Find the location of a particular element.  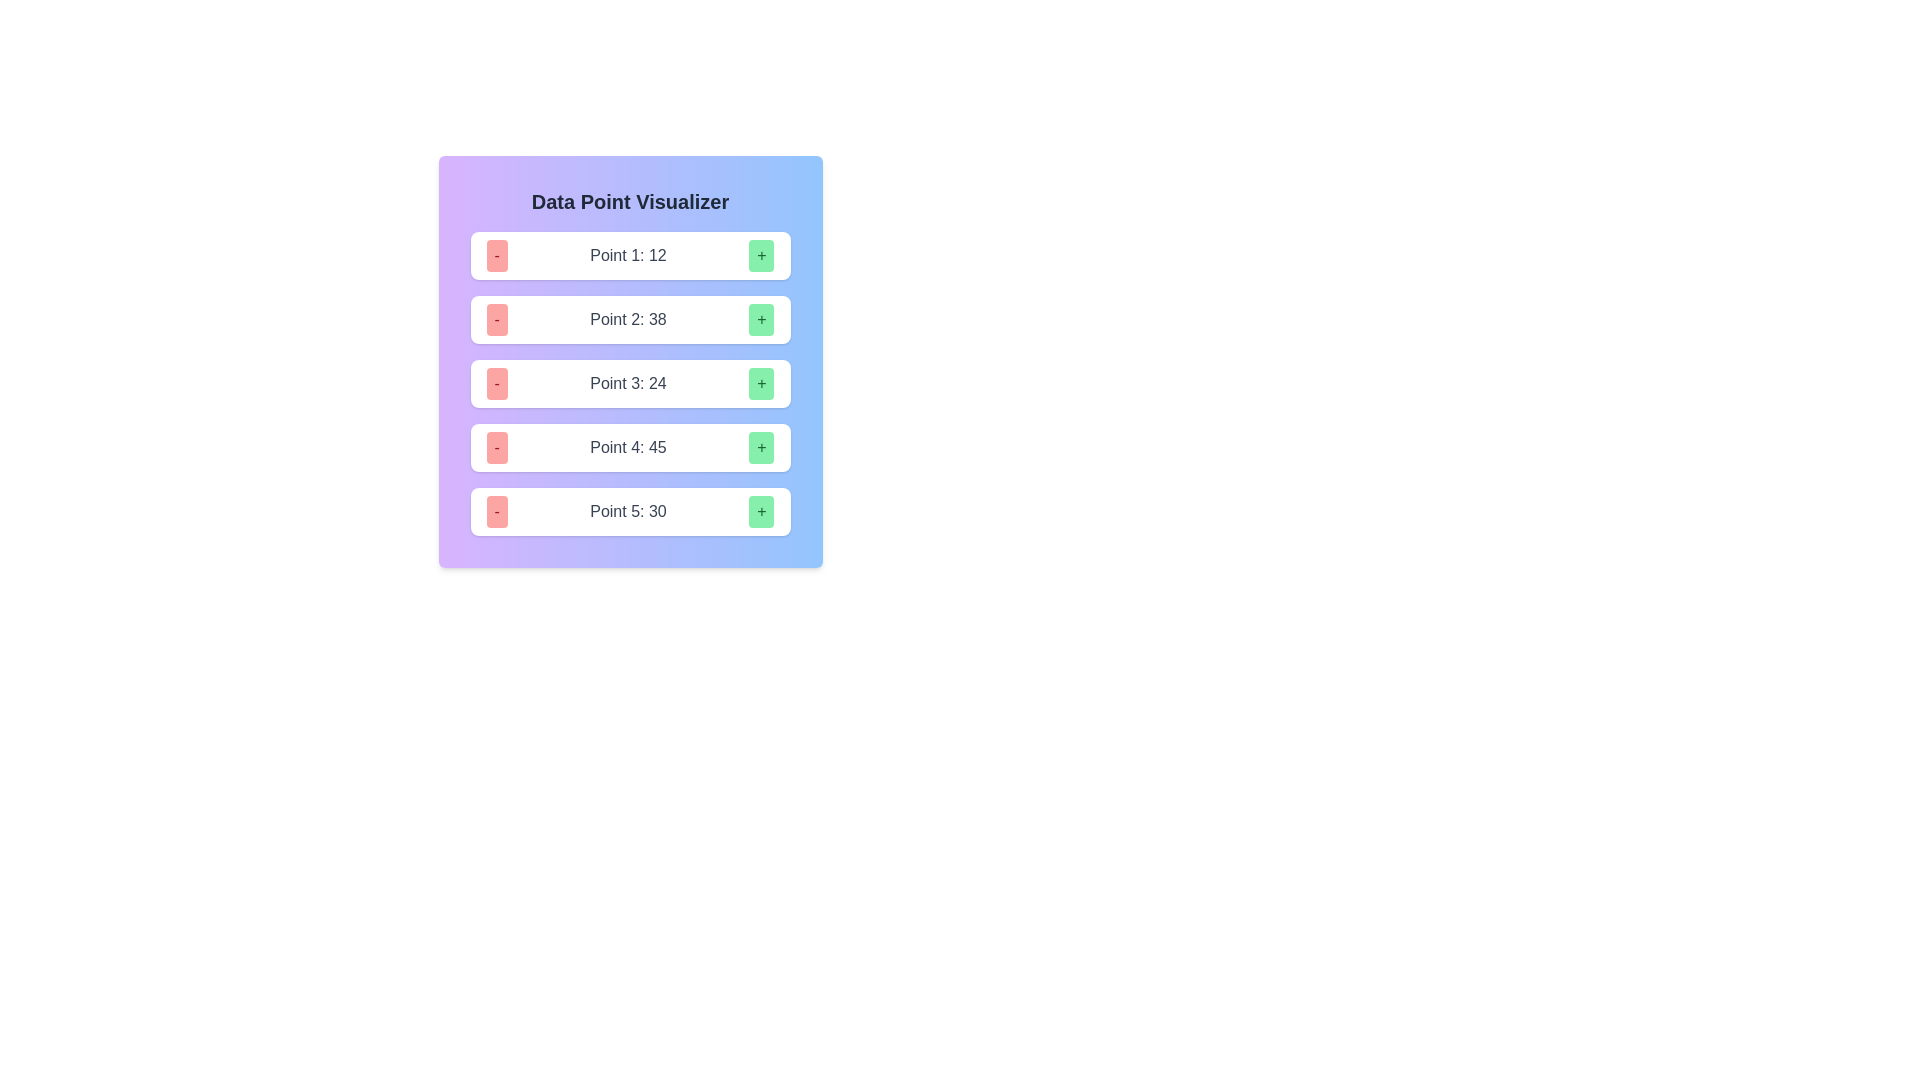

the Text label that displays the value for Point 5, which is 30, positioned between a red button (-) on the left and a green button (+) on the right is located at coordinates (627, 511).